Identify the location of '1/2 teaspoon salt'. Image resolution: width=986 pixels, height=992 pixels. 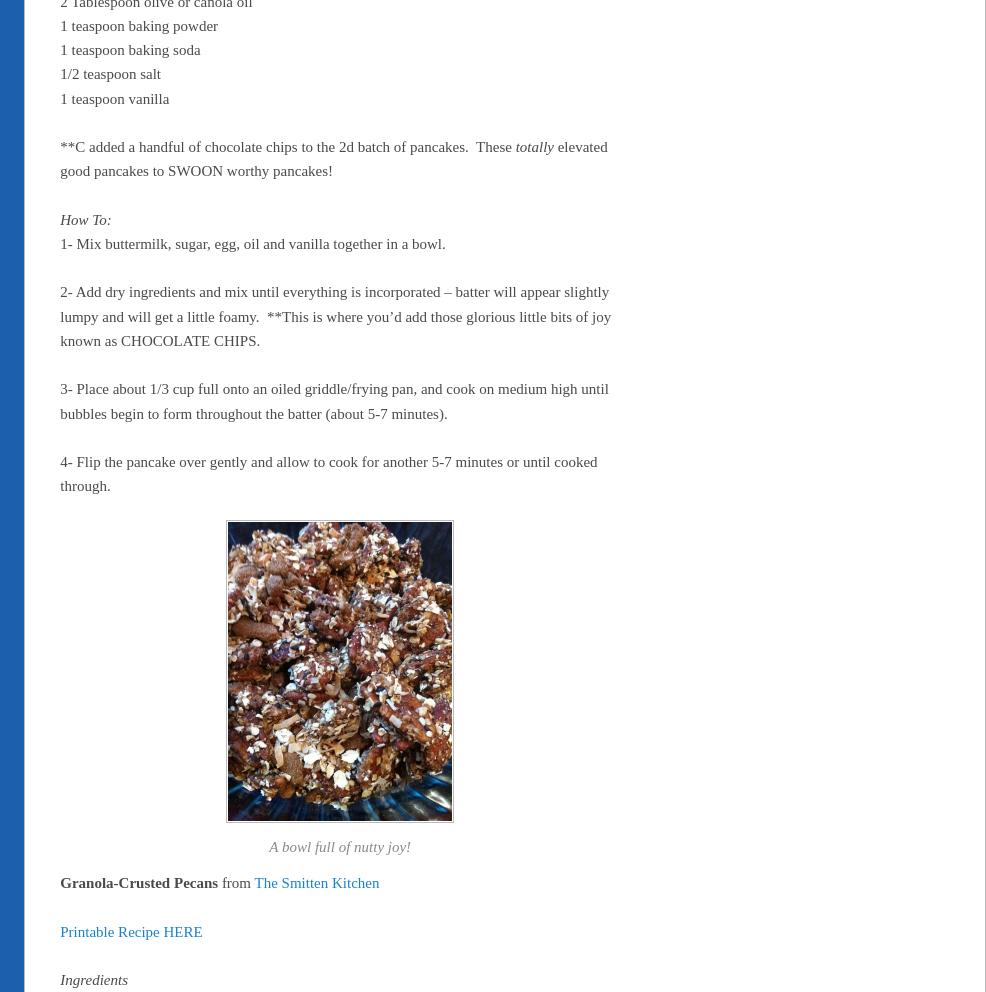
(110, 74).